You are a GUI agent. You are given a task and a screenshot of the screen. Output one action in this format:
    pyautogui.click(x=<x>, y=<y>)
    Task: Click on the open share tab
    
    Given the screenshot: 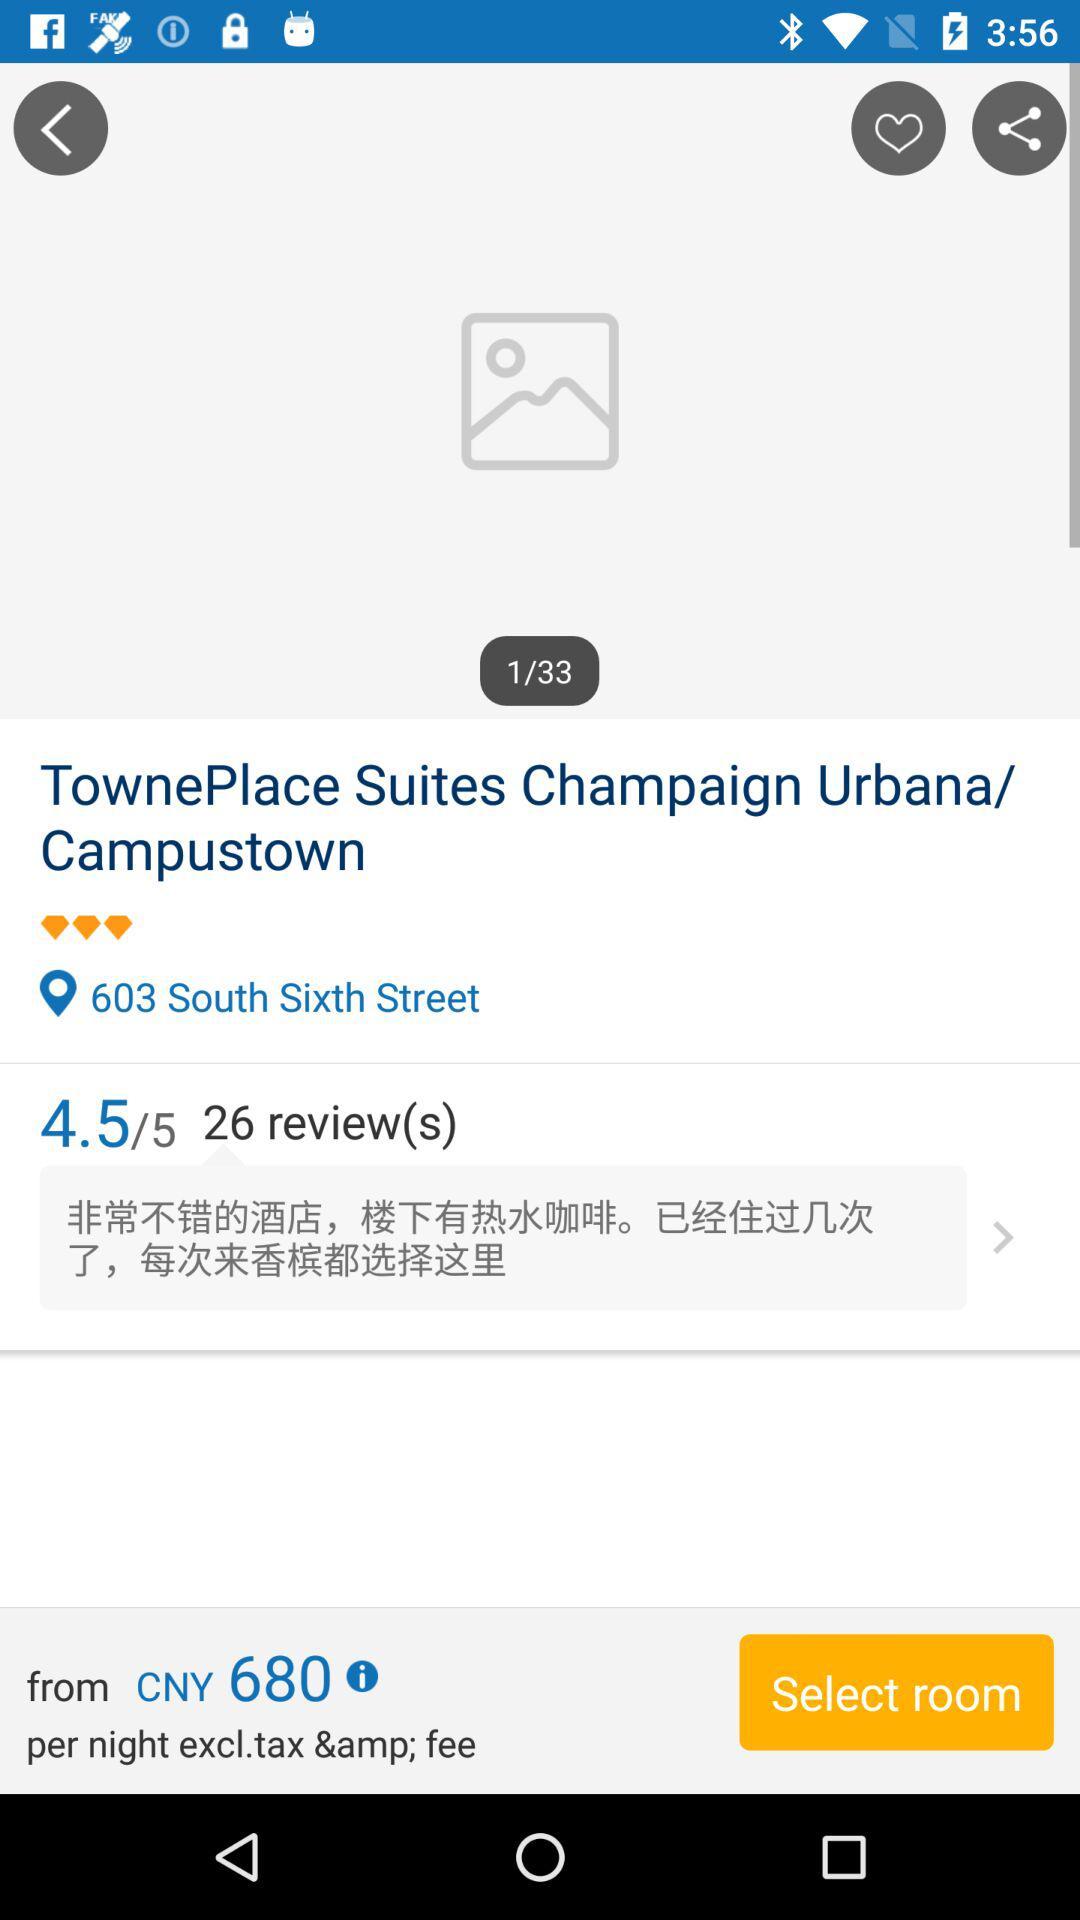 What is the action you would take?
    pyautogui.click(x=1019, y=127)
    